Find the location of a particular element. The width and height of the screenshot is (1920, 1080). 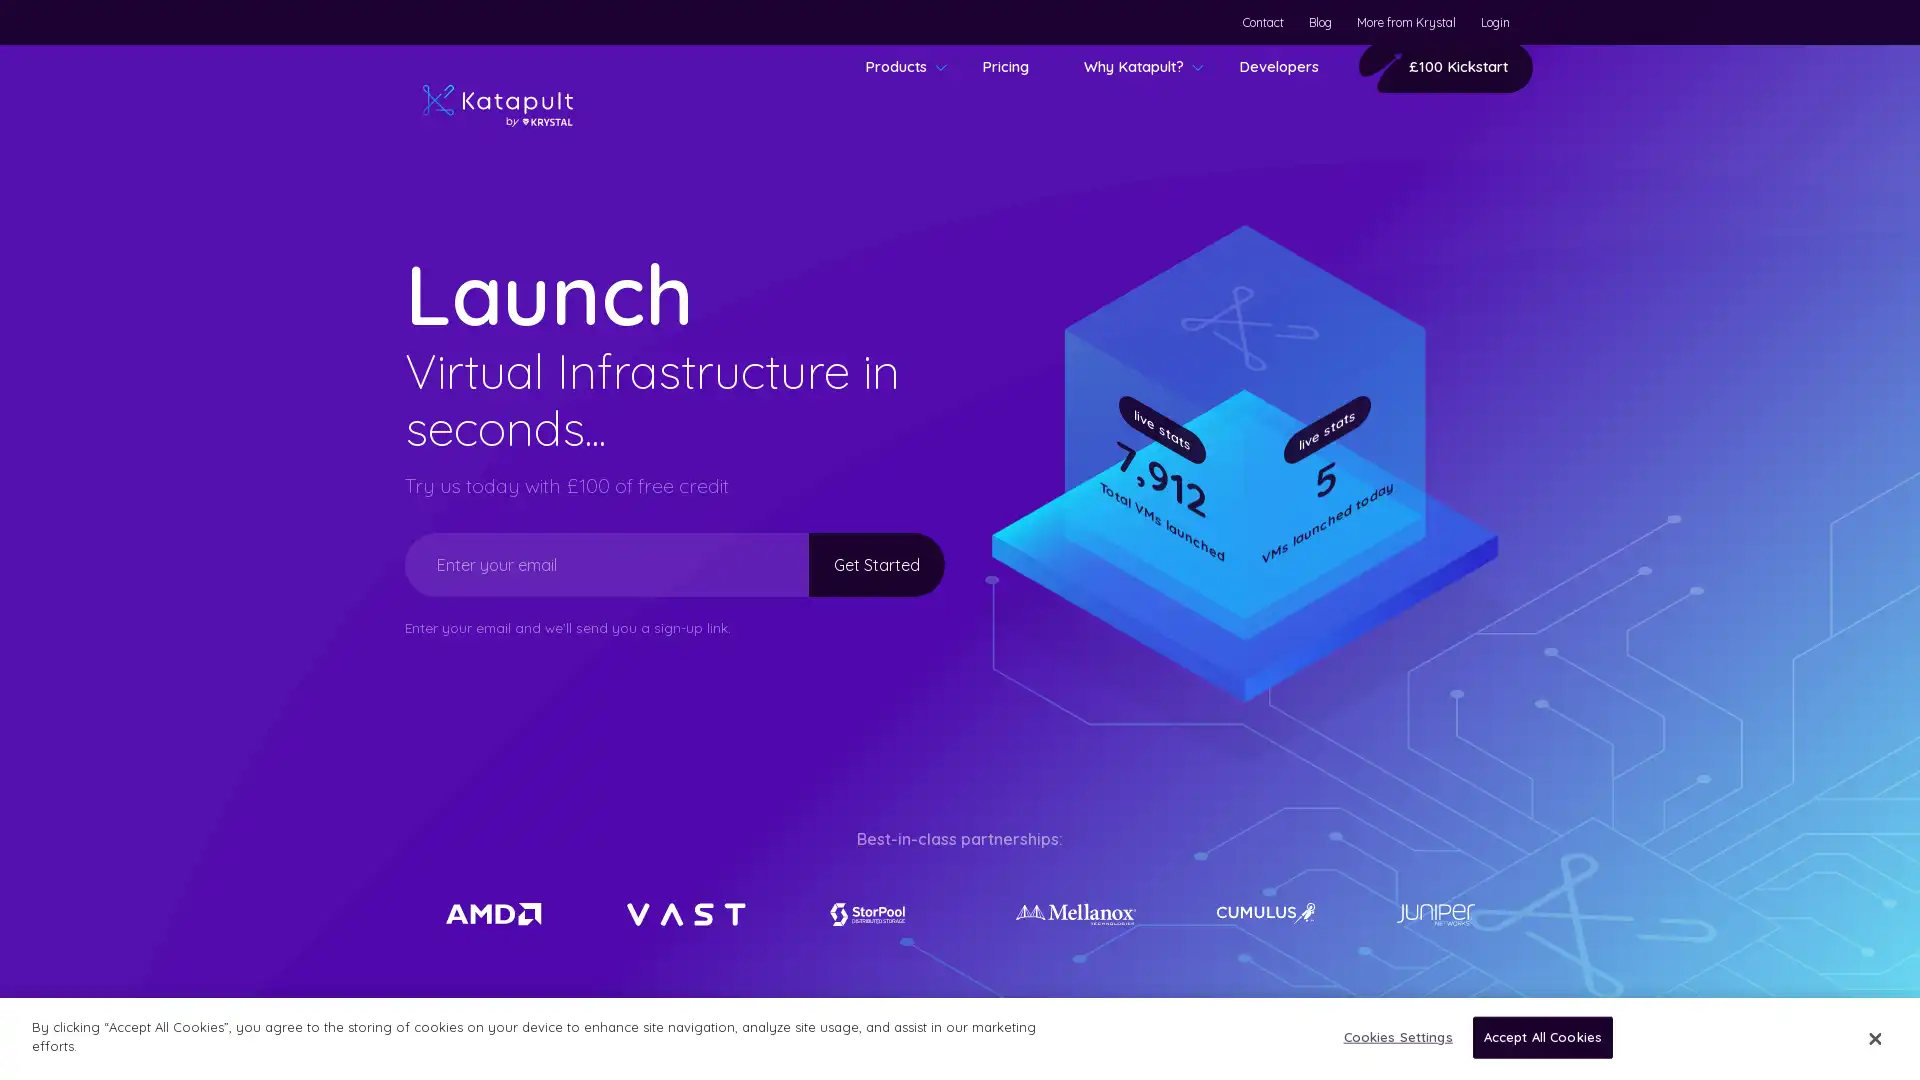

Get Started is located at coordinates (853, 563).